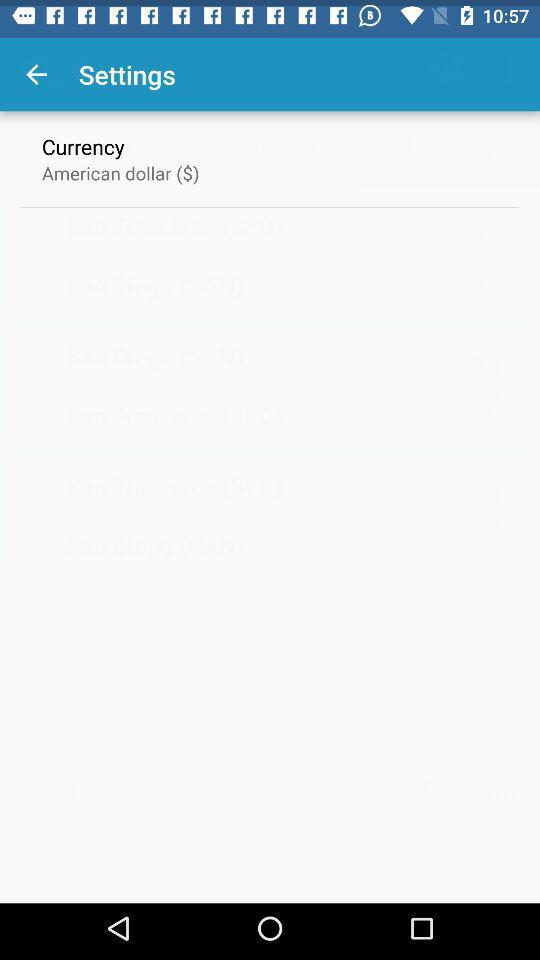 The height and width of the screenshot is (960, 540). What do you see at coordinates (120, 165) in the screenshot?
I see `american dollar ($) icon` at bounding box center [120, 165].